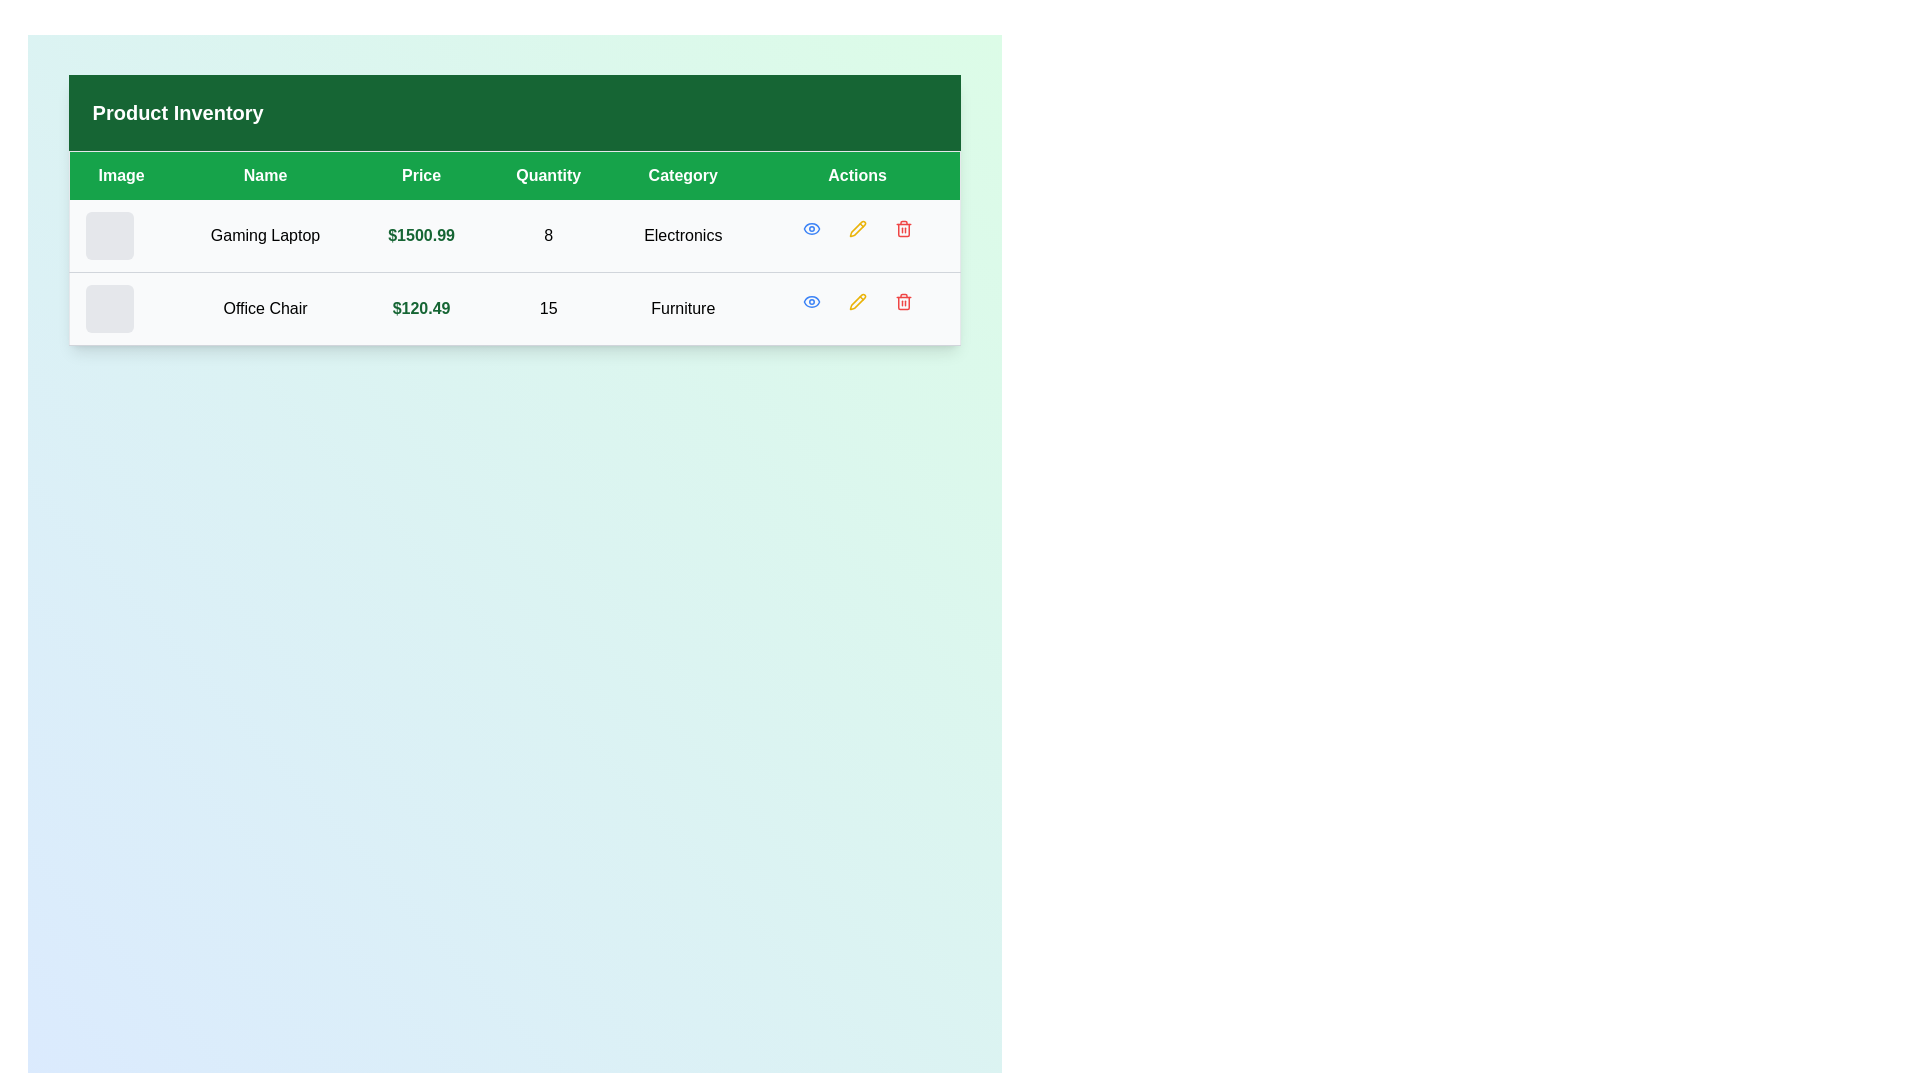 The height and width of the screenshot is (1080, 1920). I want to click on the labels of the header row in the product inventory table, which includes 'Image', 'Name', 'Price', 'Quantity', 'Category', and 'Actions', so click(514, 174).